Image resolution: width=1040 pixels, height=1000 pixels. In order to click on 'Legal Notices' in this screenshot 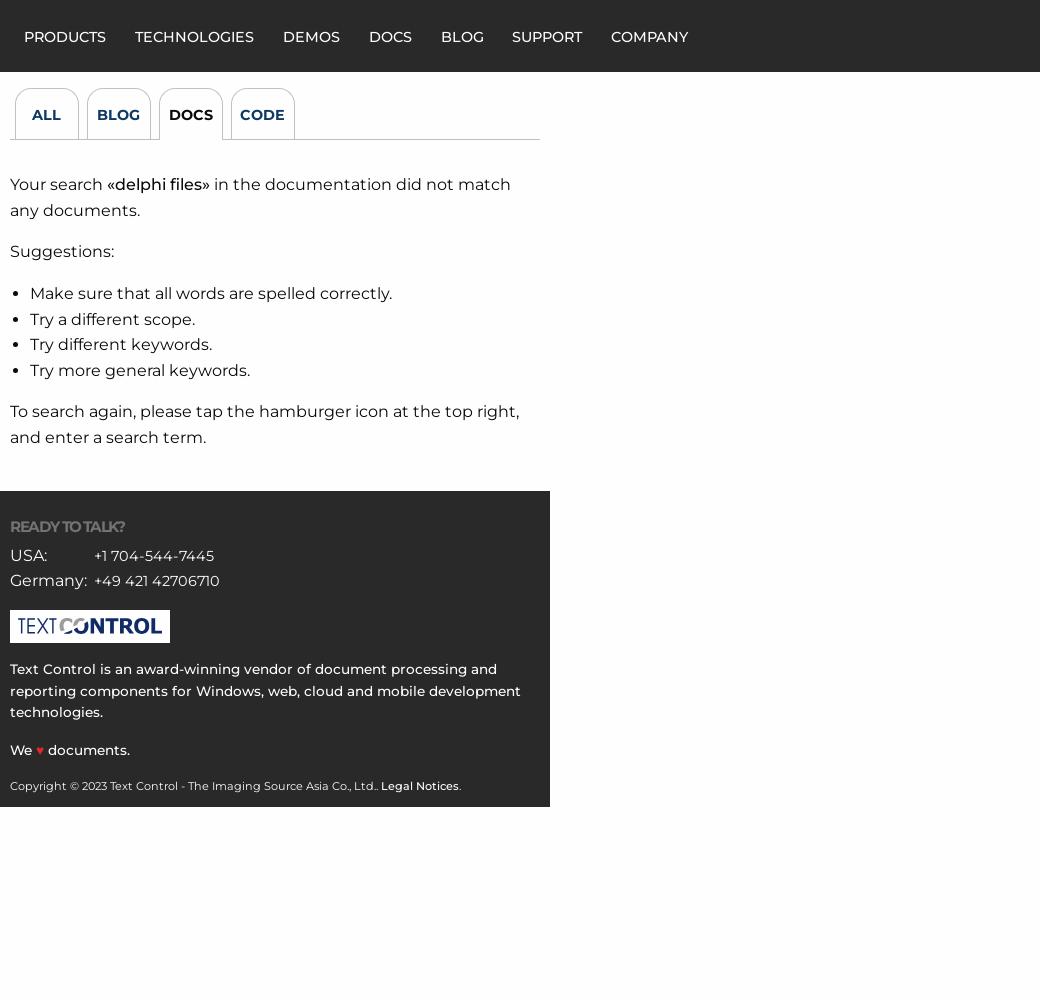, I will do `click(379, 785)`.